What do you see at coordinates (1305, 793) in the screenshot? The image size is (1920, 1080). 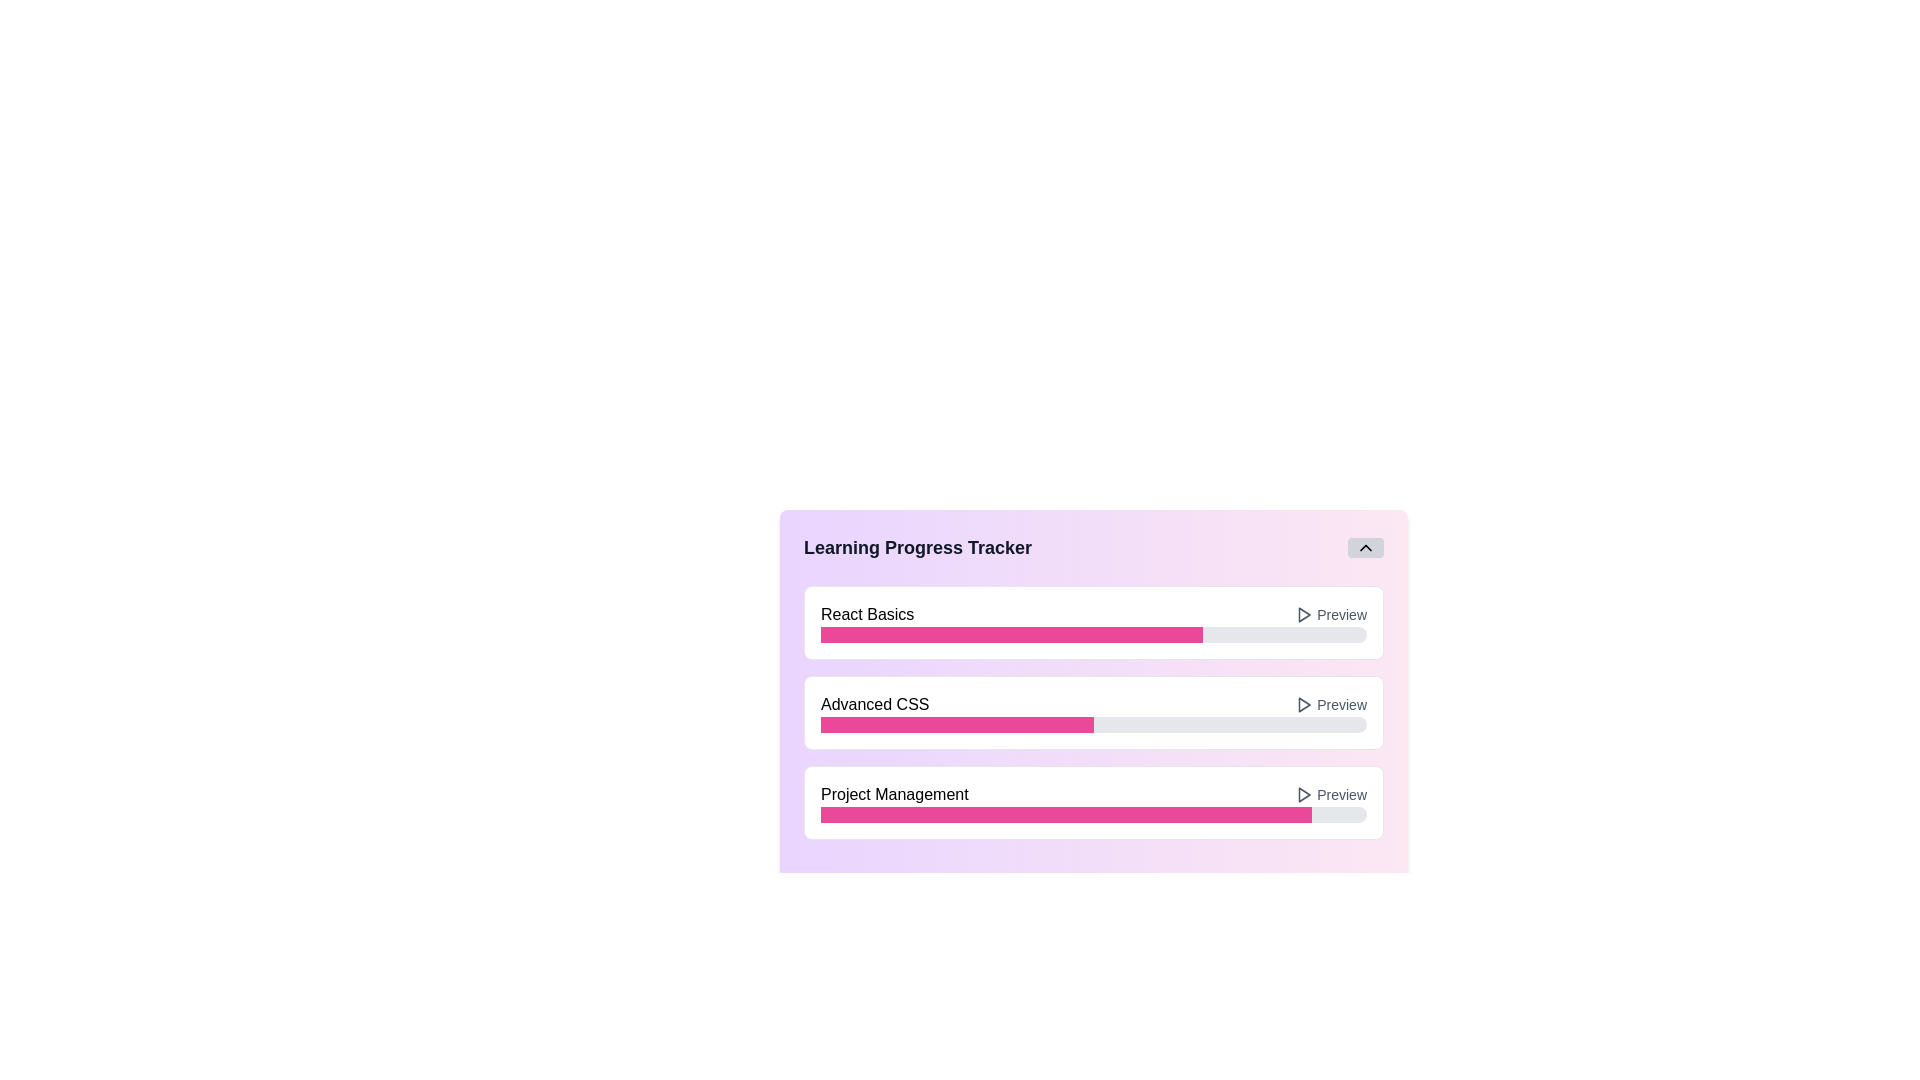 I see `the small play icon (right-pointing triangle) adjacent to the 'Project Management' progress tracker` at bounding box center [1305, 793].